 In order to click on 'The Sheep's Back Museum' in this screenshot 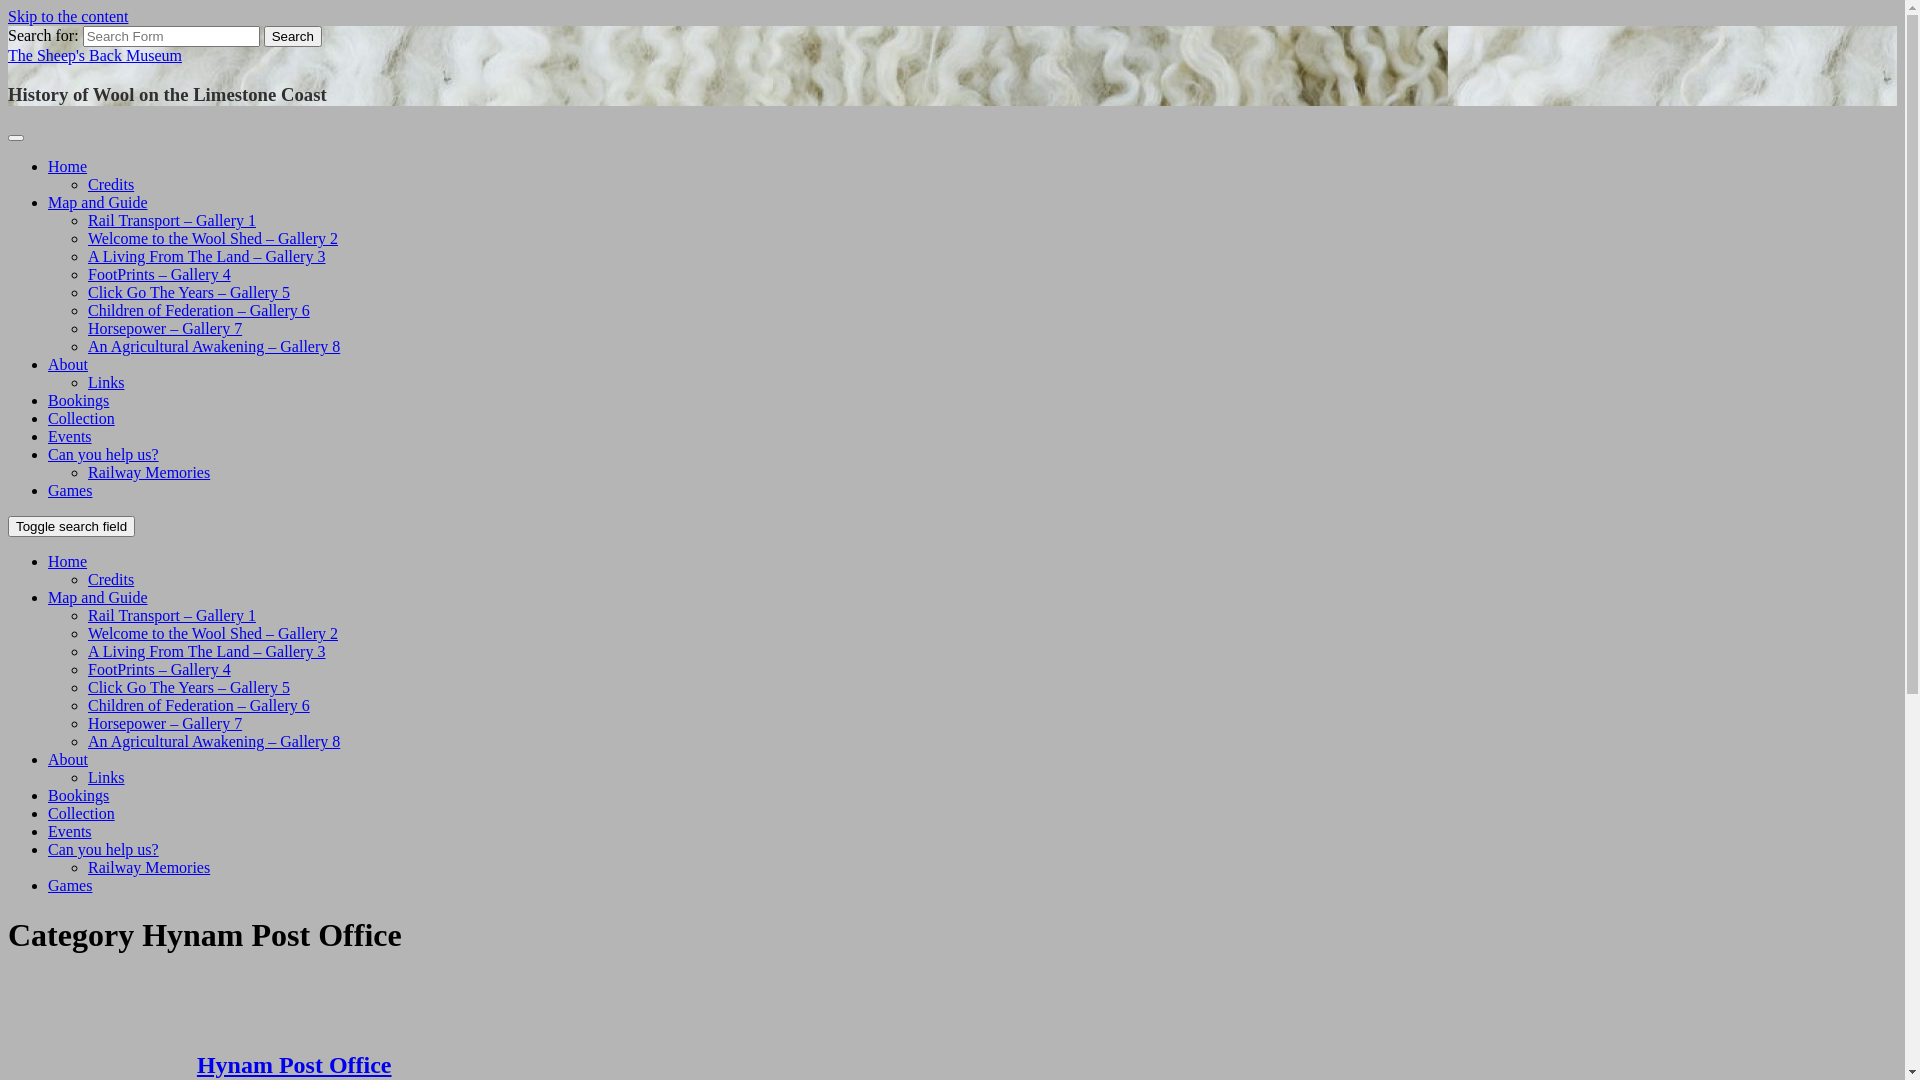, I will do `click(94, 54)`.